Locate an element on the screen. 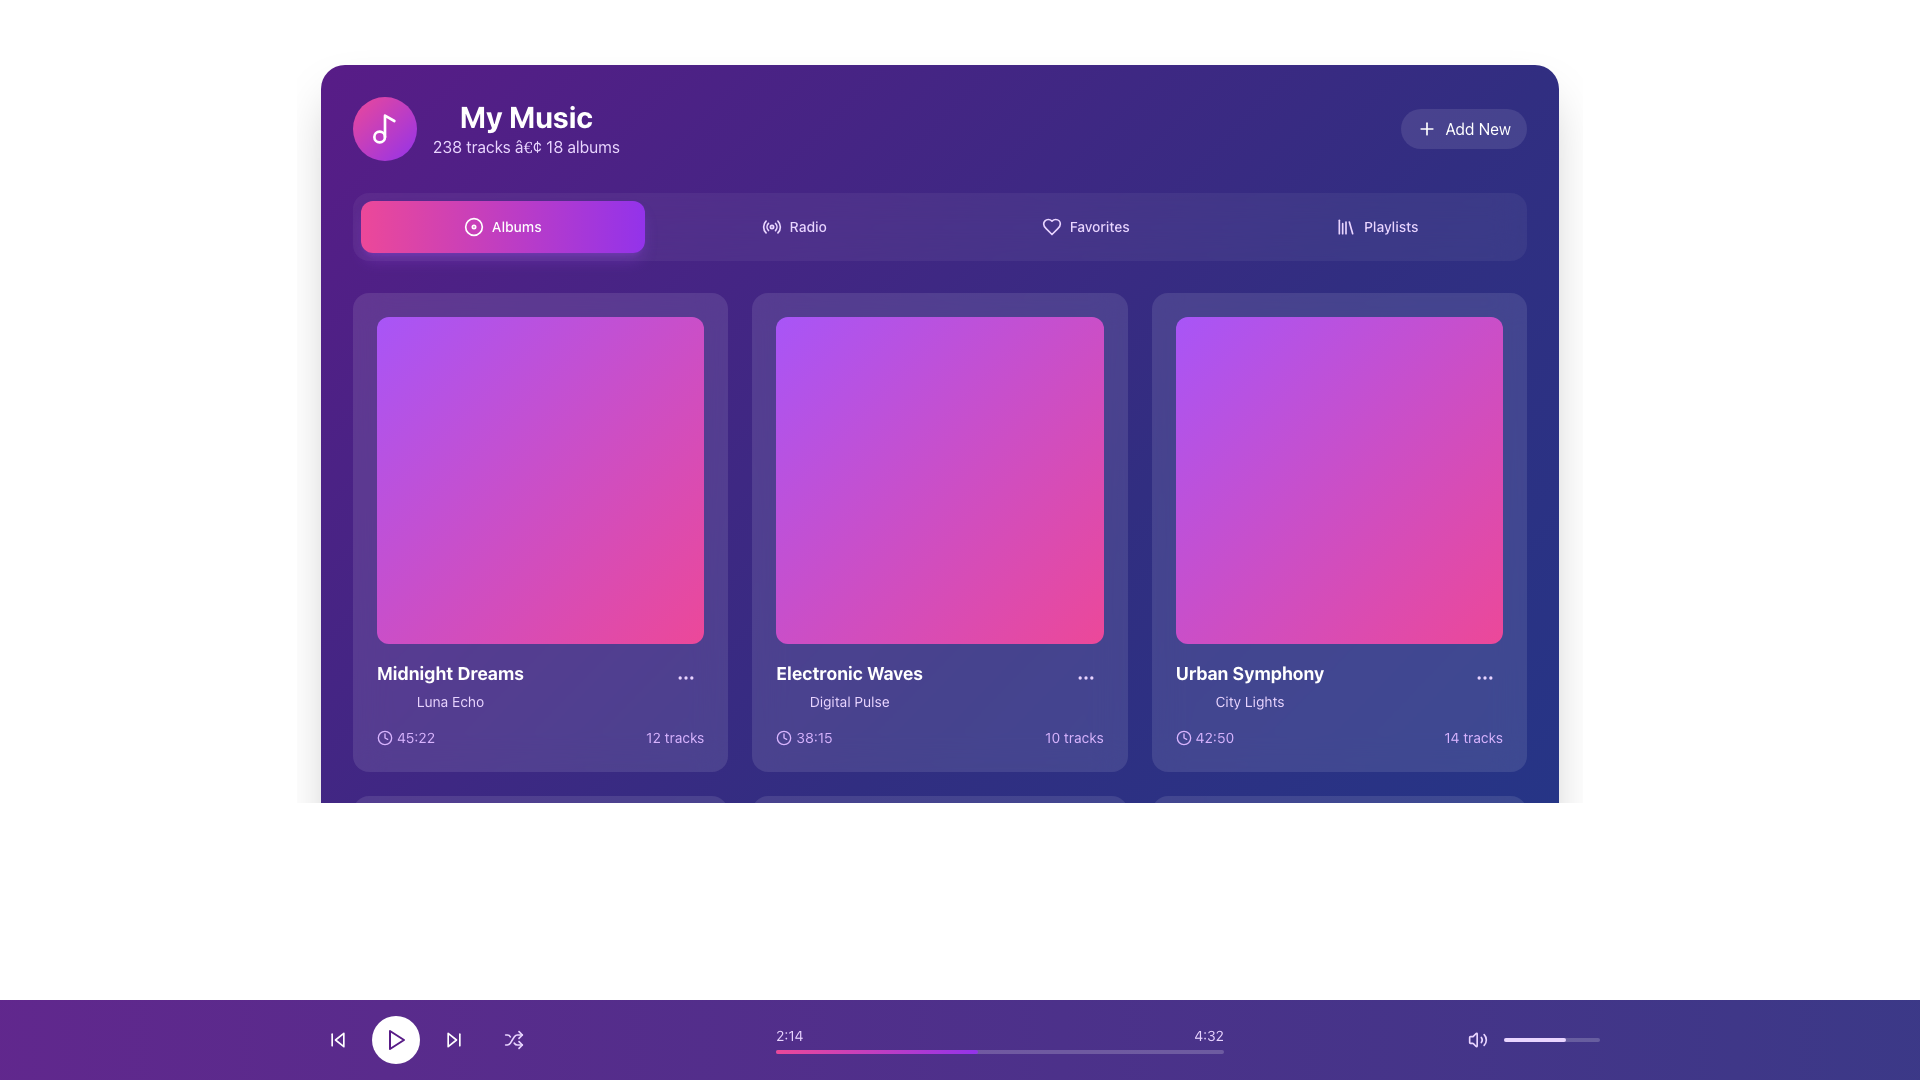 This screenshot has height=1080, width=1920. the static text element titled 'Midnight Dreams' with the subtitle 'Luna Echo', located at the bottom-left corner of the first card in a horizontally aligned list of three cards is located at coordinates (449, 685).